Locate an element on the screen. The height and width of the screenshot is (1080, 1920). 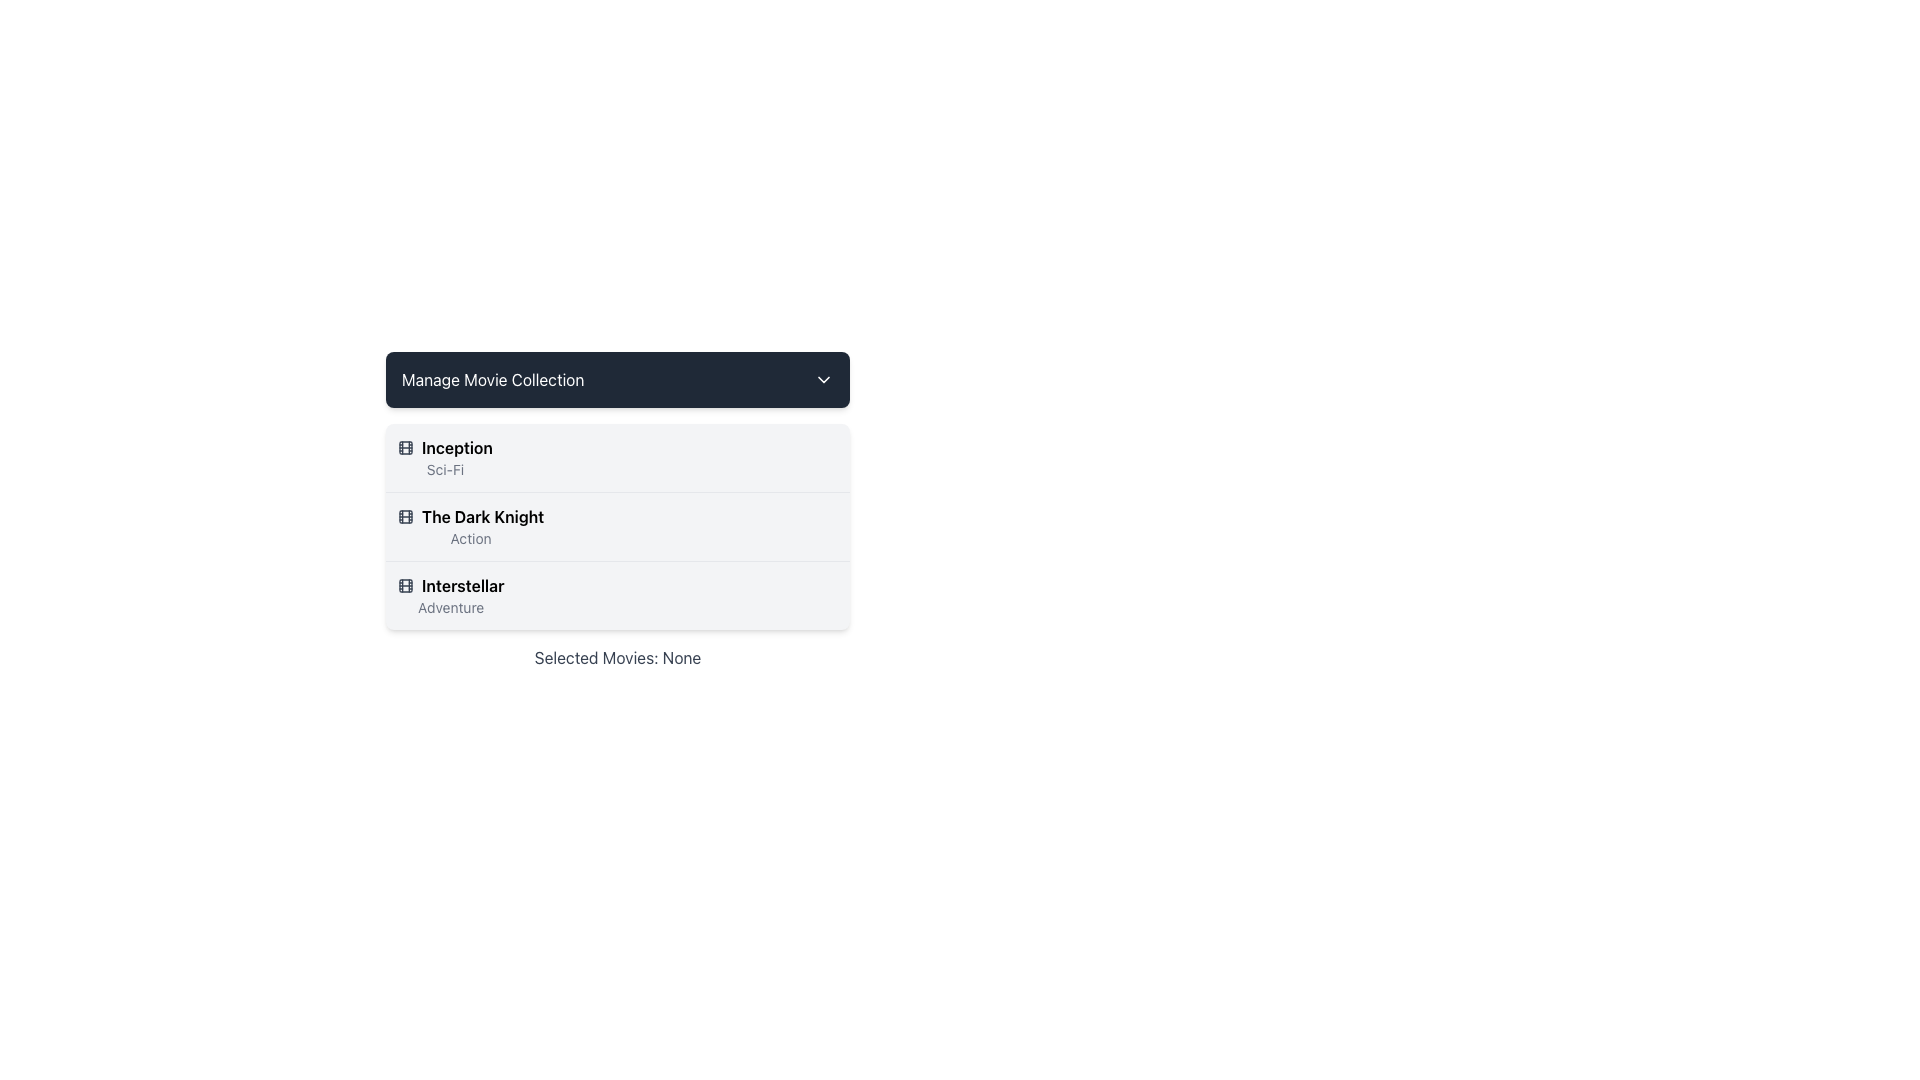
the rectangular icon with rounded corners representing the movie 'Inception', styled as a simplistic gray film reel is located at coordinates (405, 446).